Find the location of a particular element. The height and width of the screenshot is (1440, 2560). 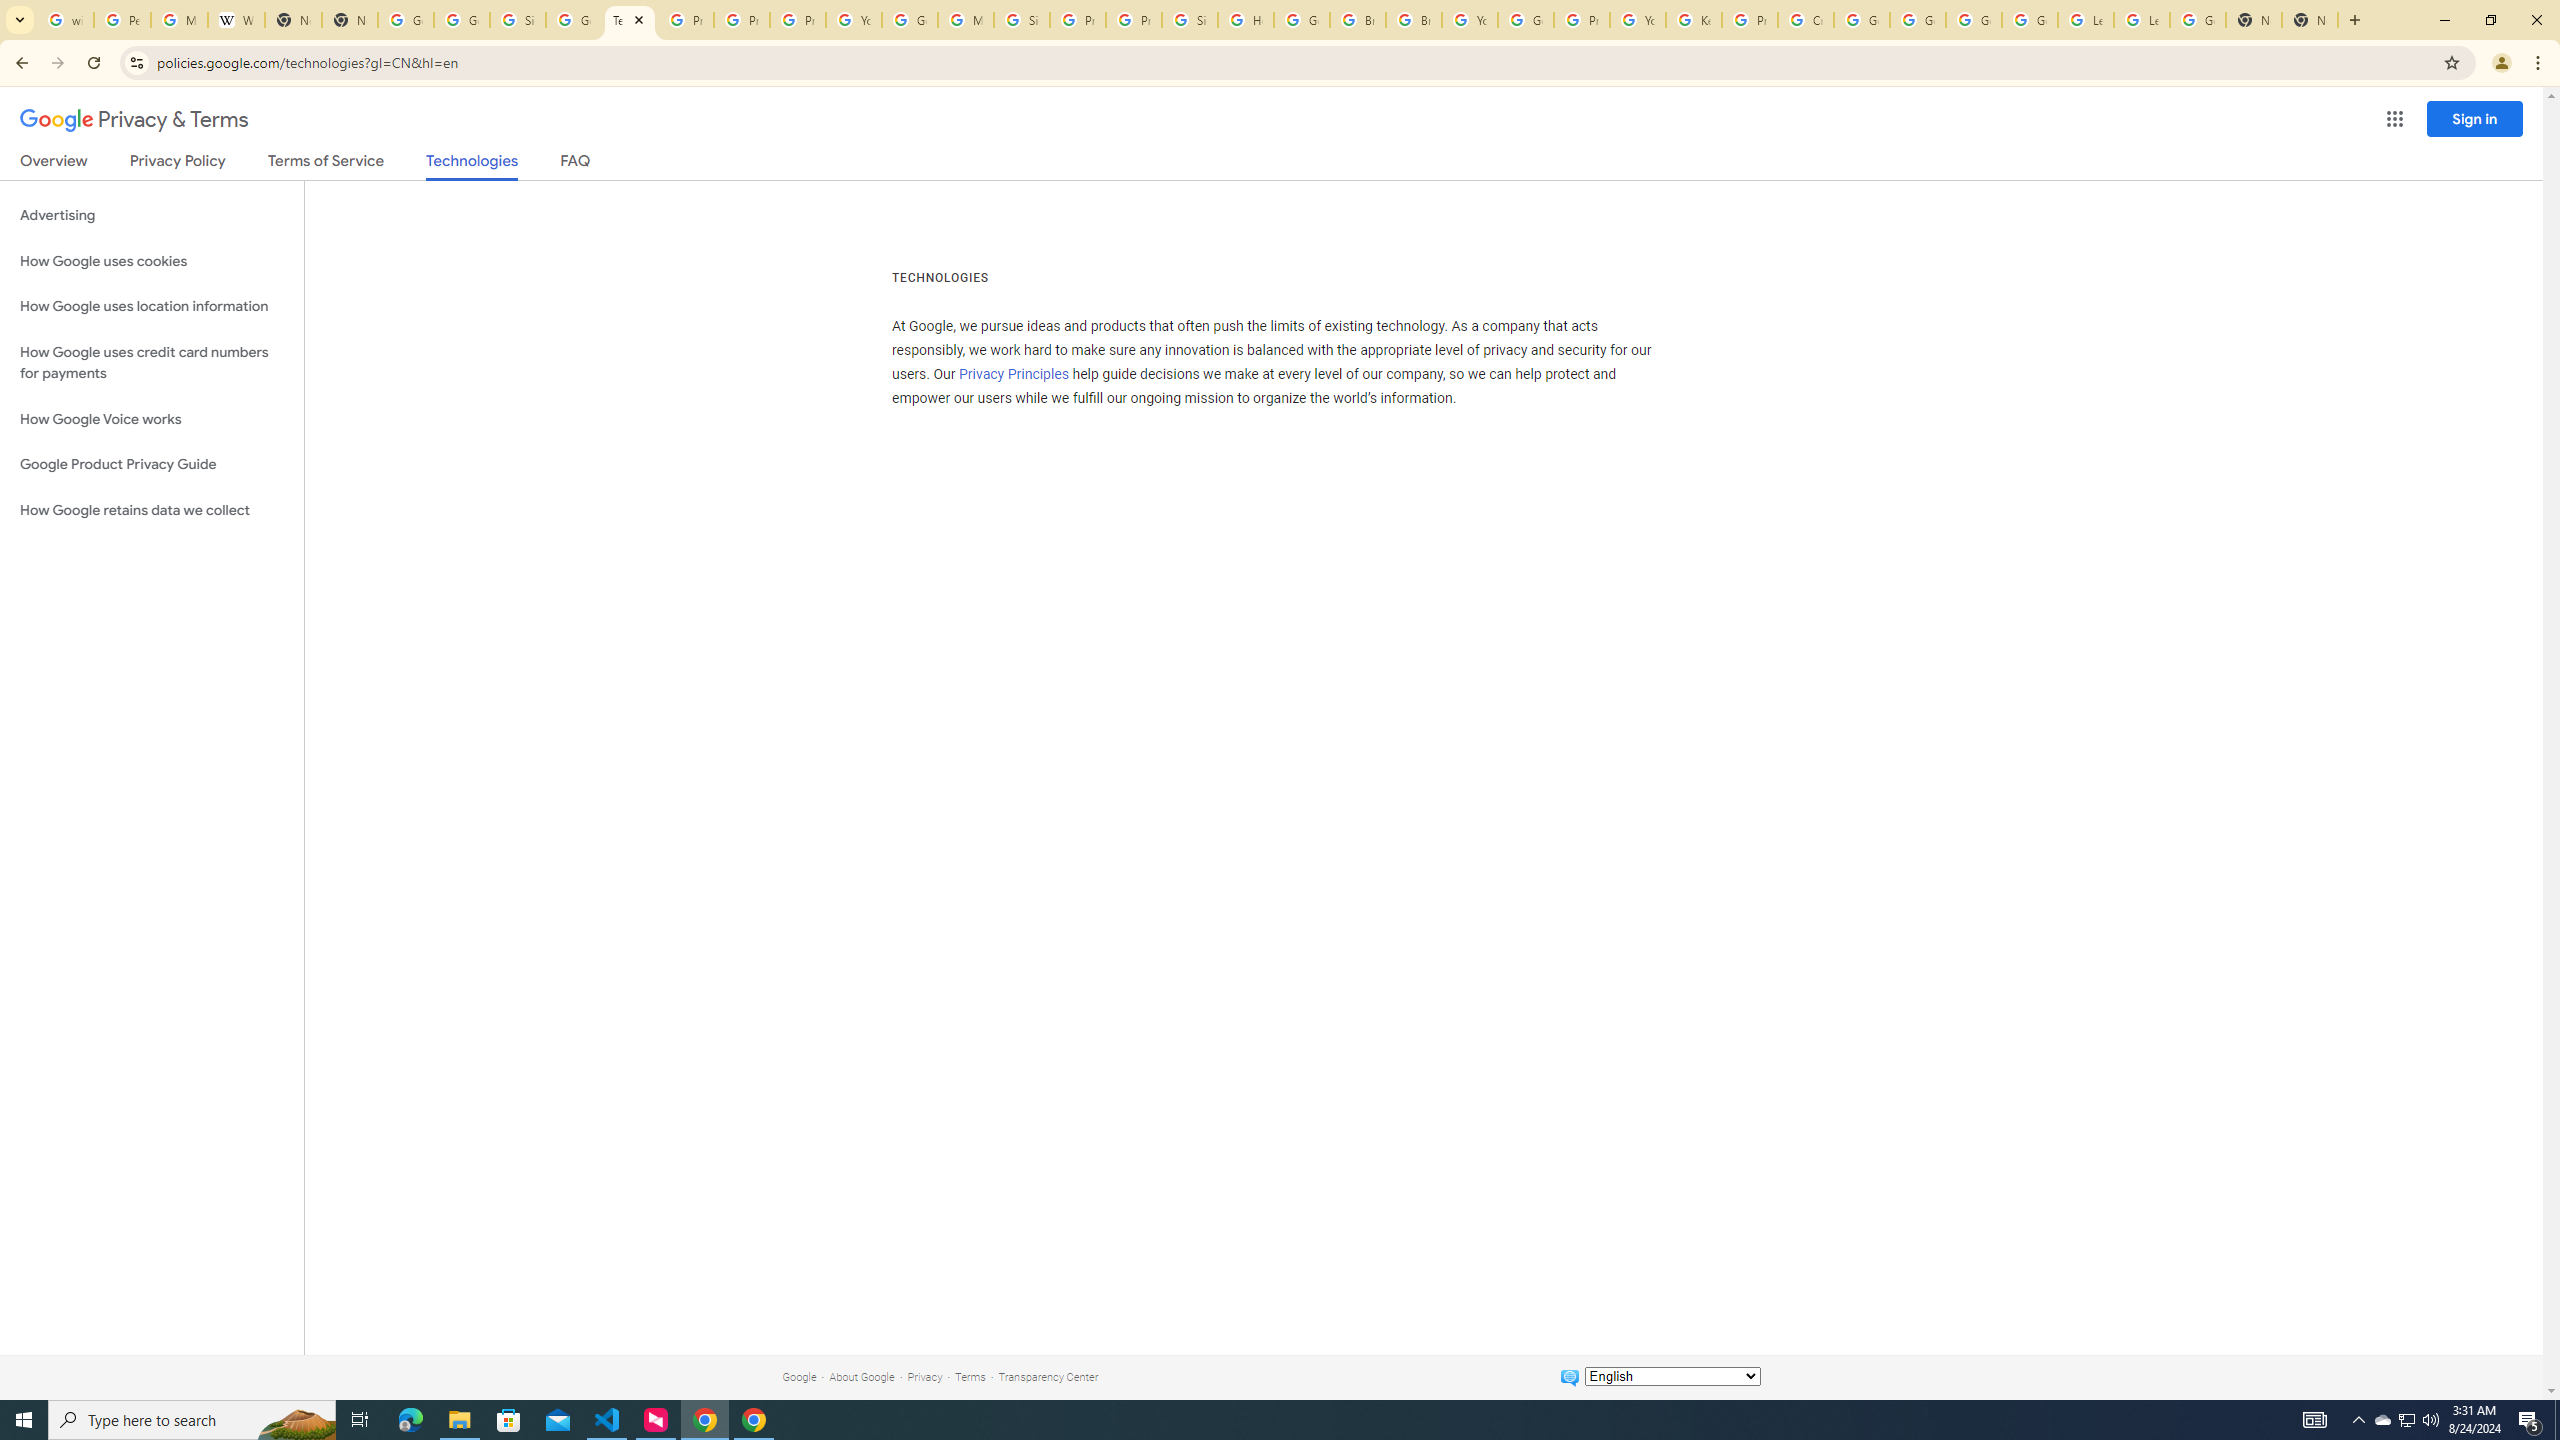

'How Google Voice works' is located at coordinates (151, 418).